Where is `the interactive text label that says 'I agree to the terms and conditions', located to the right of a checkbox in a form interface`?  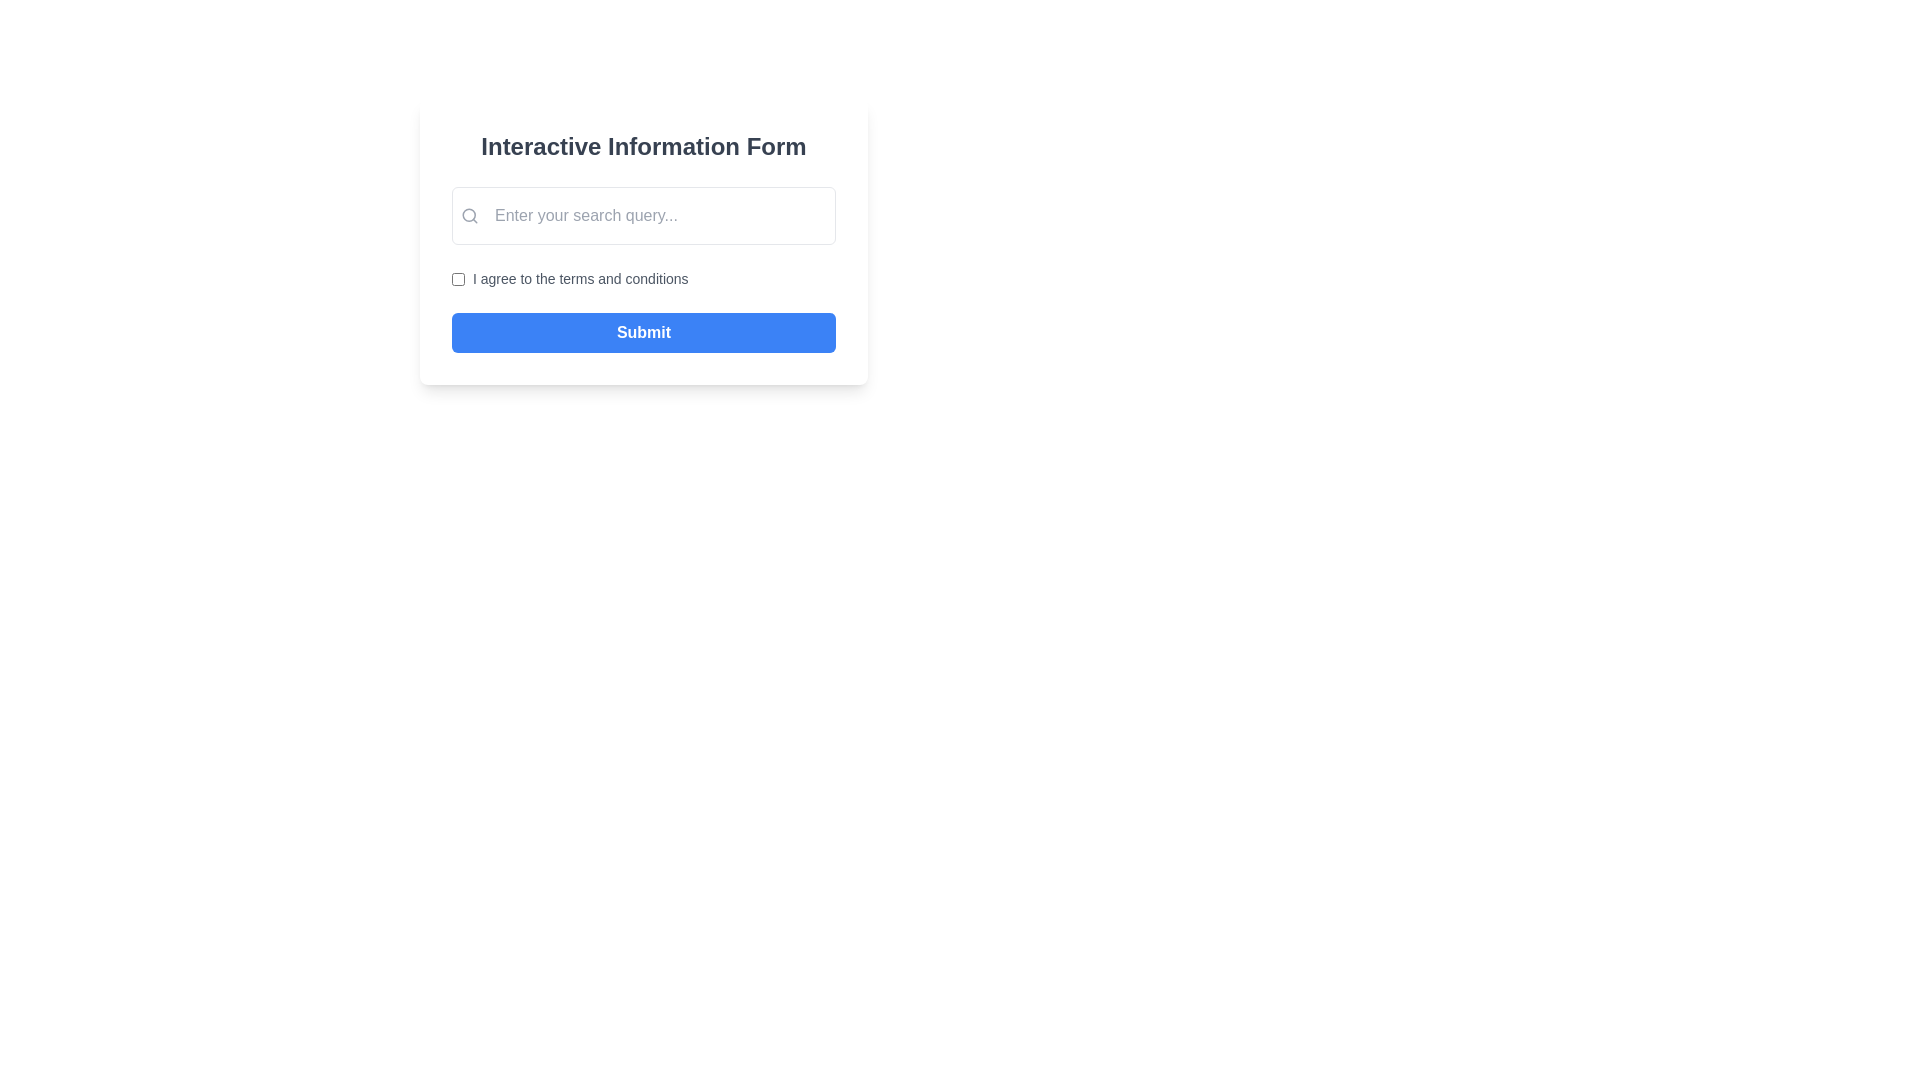
the interactive text label that says 'I agree to the terms and conditions', located to the right of a checkbox in a form interface is located at coordinates (579, 278).